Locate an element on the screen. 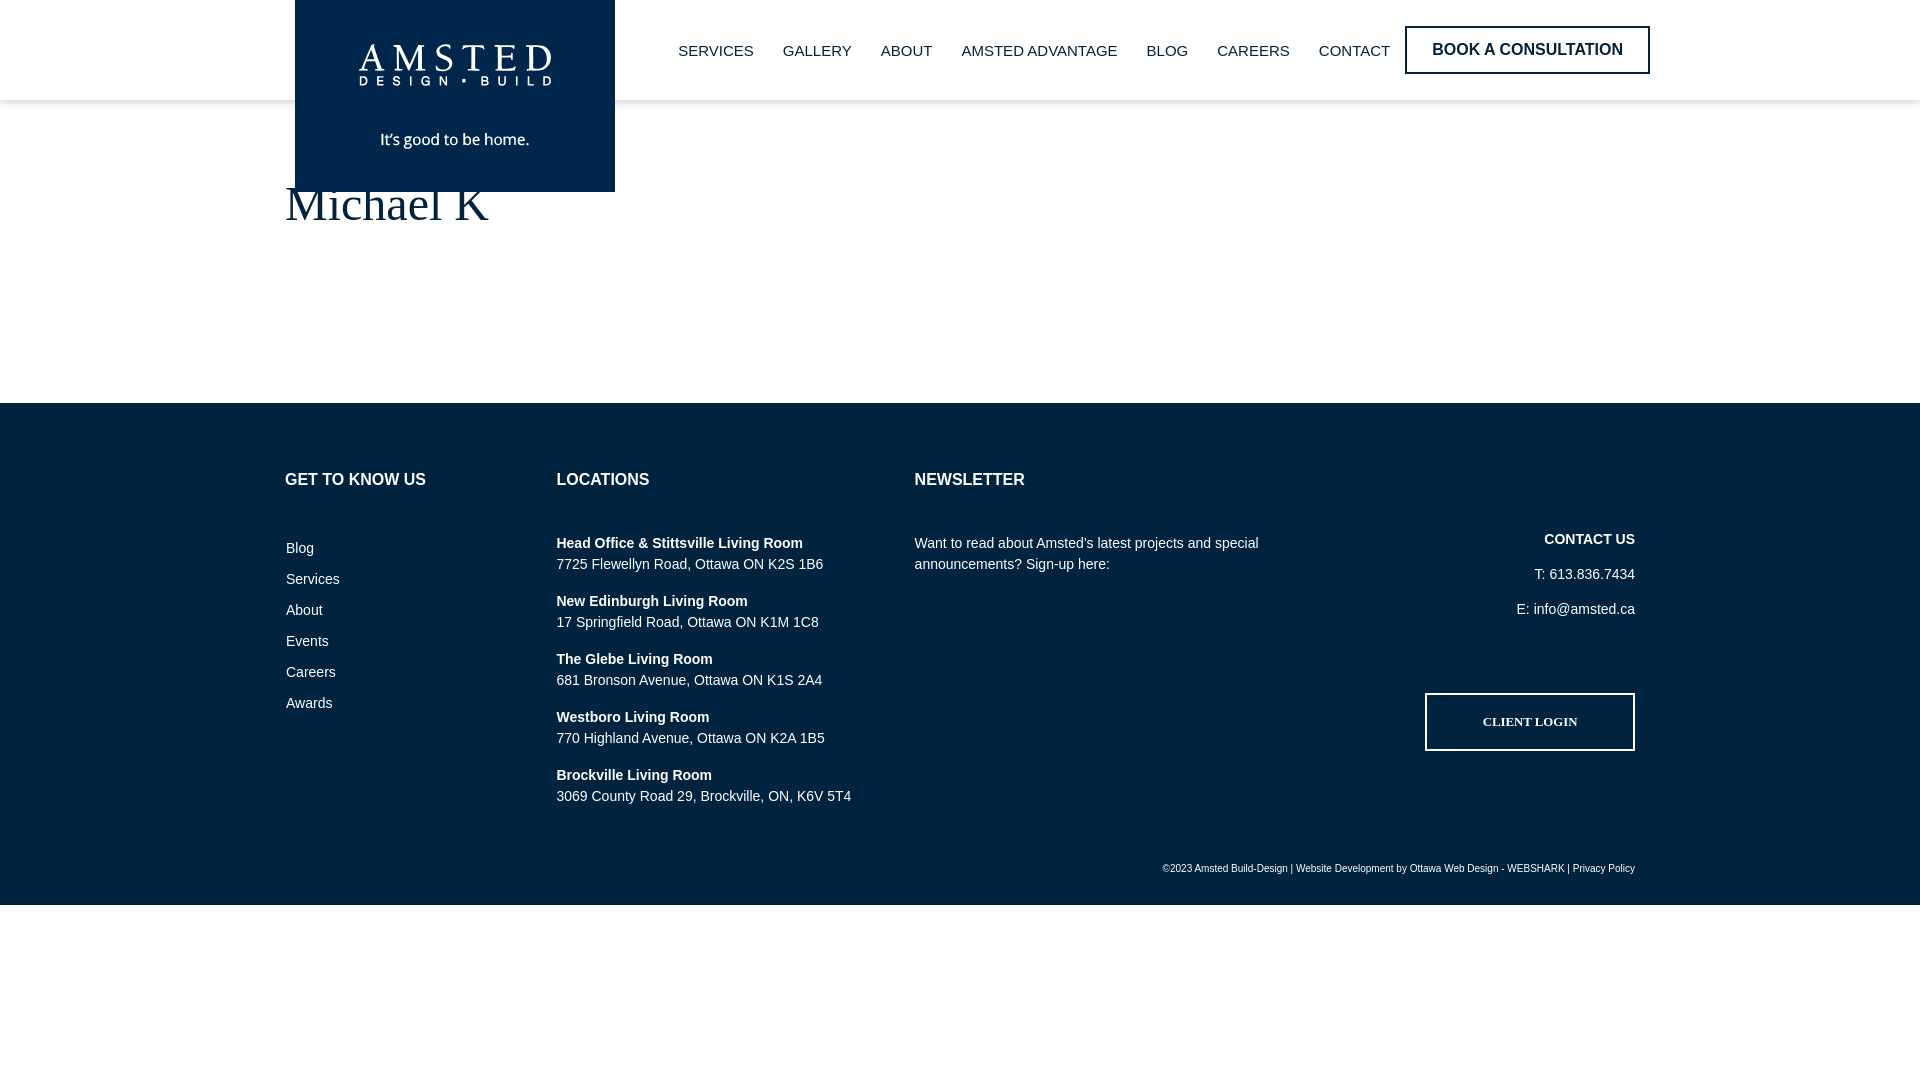  'New Edinburgh Living Room' is located at coordinates (651, 600).